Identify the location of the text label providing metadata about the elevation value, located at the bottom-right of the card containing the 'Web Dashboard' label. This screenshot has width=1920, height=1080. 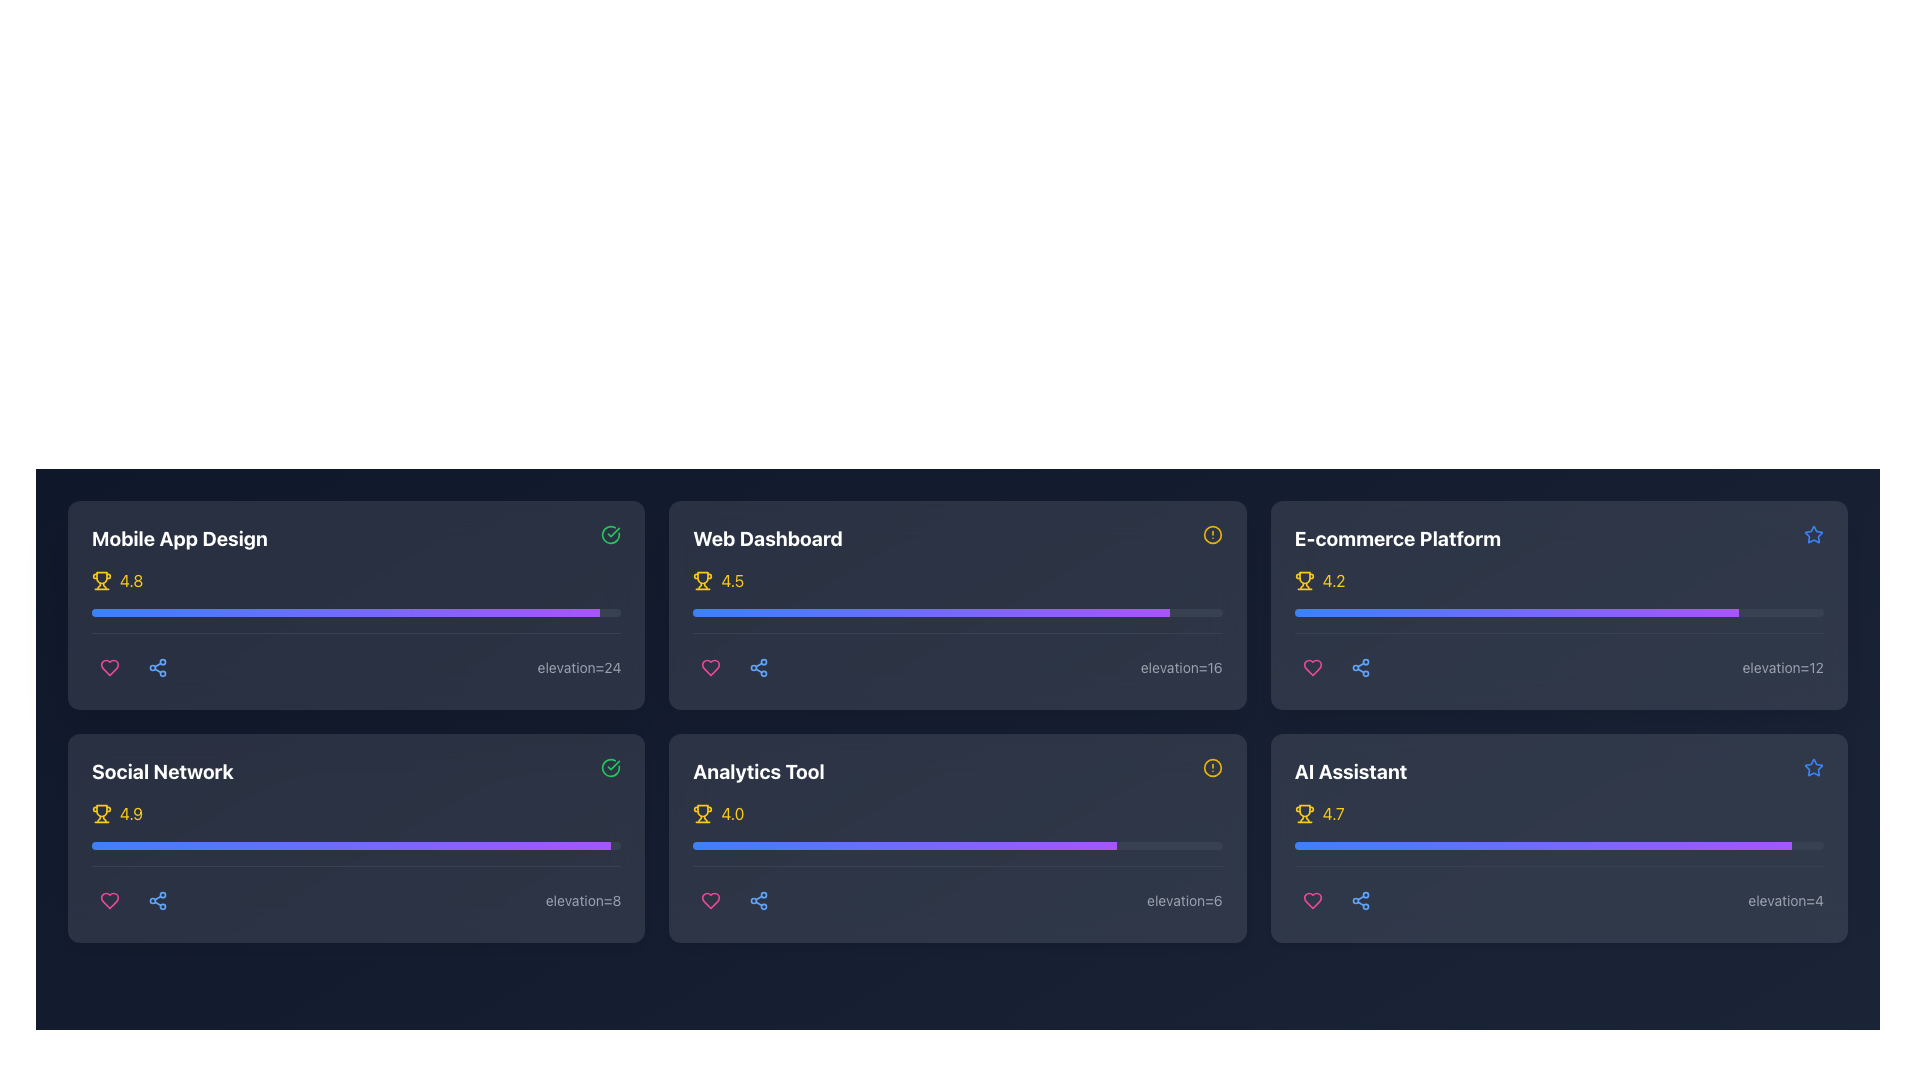
(1181, 667).